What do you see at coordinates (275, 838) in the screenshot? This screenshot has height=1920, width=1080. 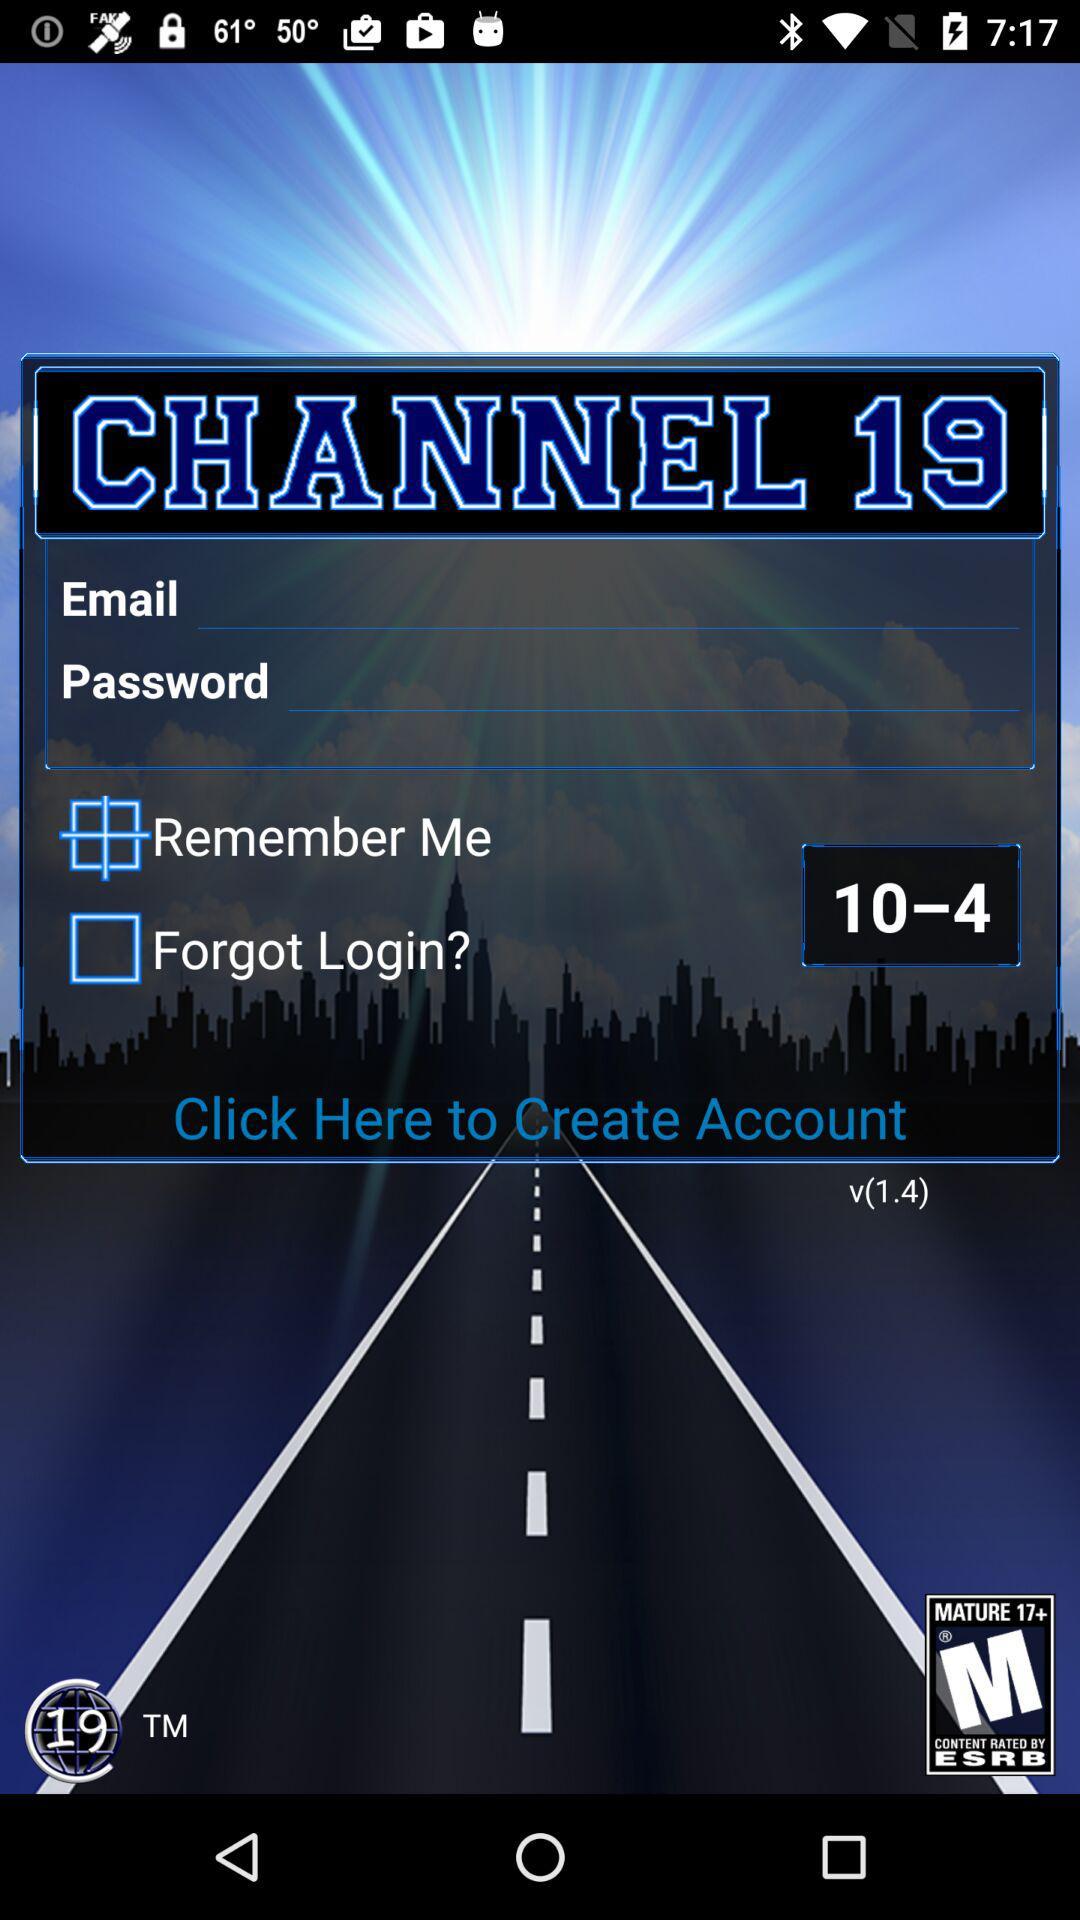 I see `the remember me checkbox` at bounding box center [275, 838].